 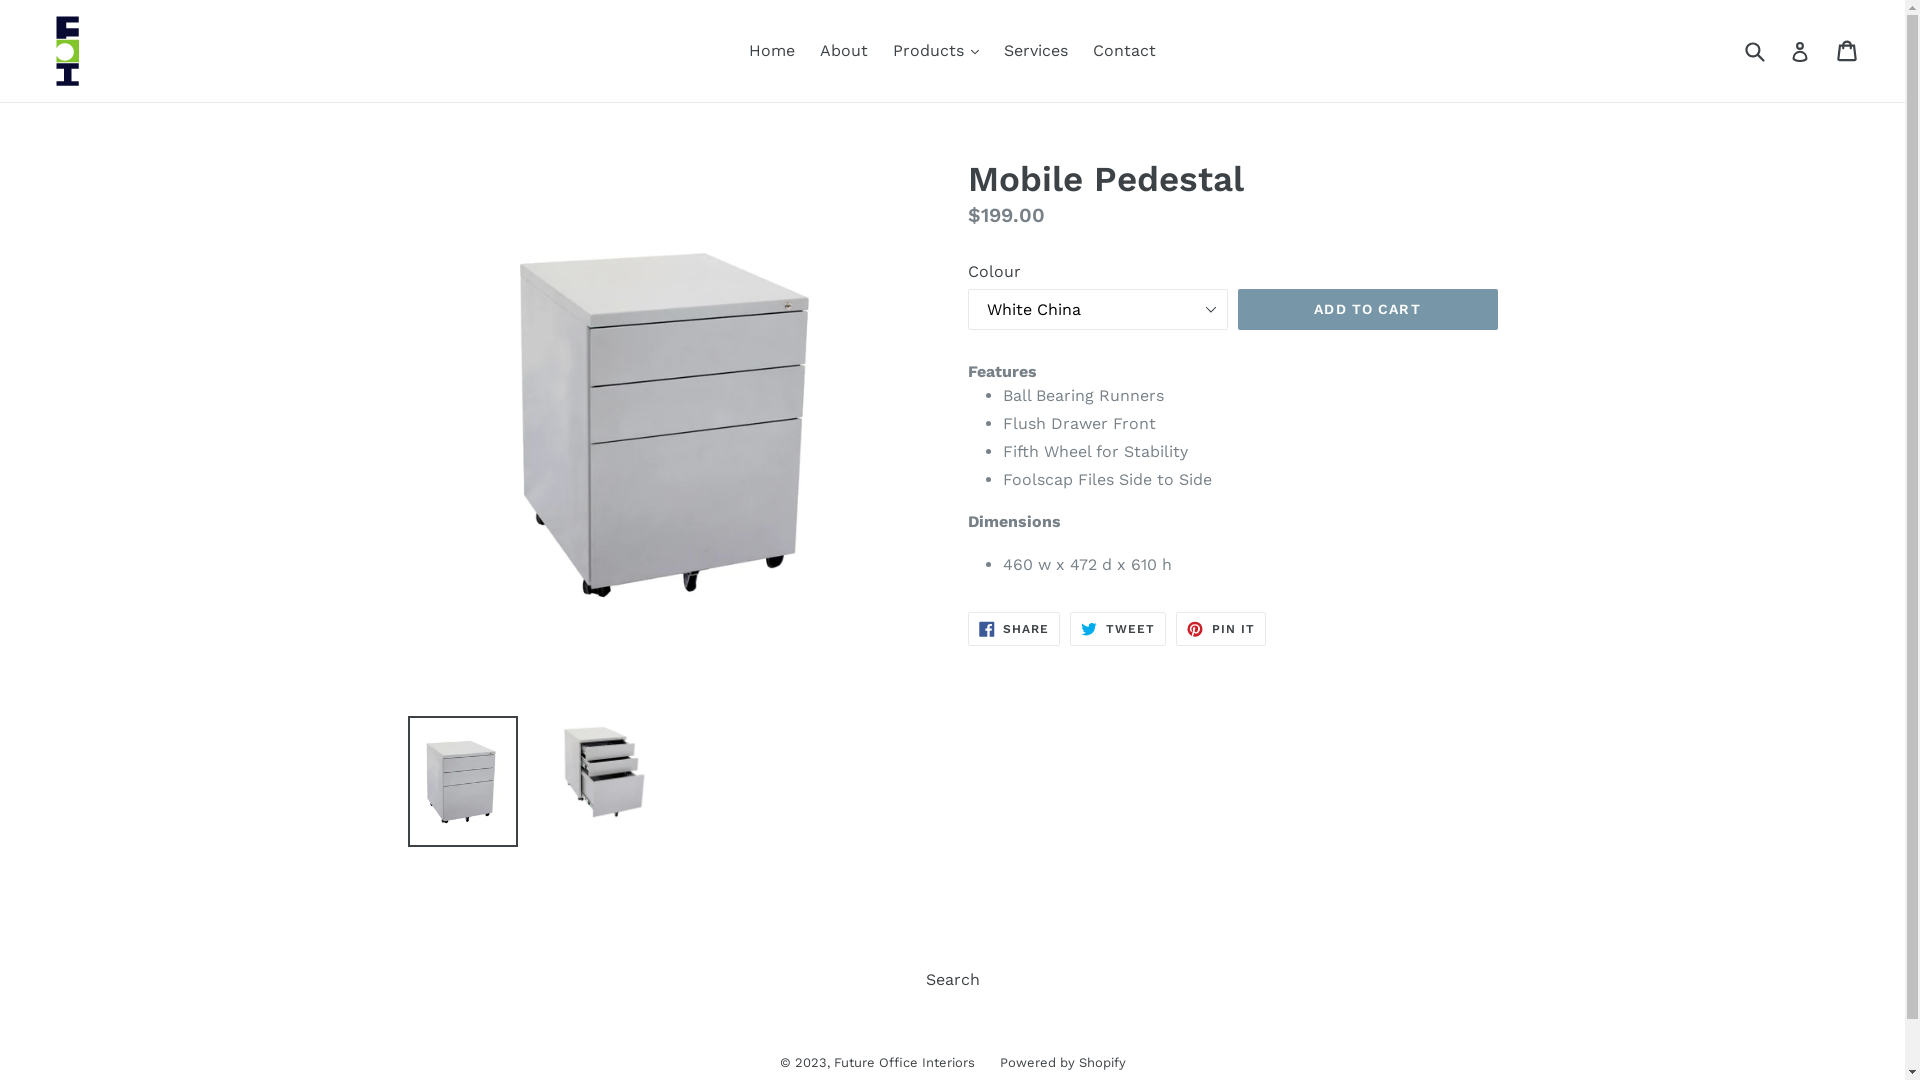 I want to click on 'SHARE, so click(x=1014, y=627).